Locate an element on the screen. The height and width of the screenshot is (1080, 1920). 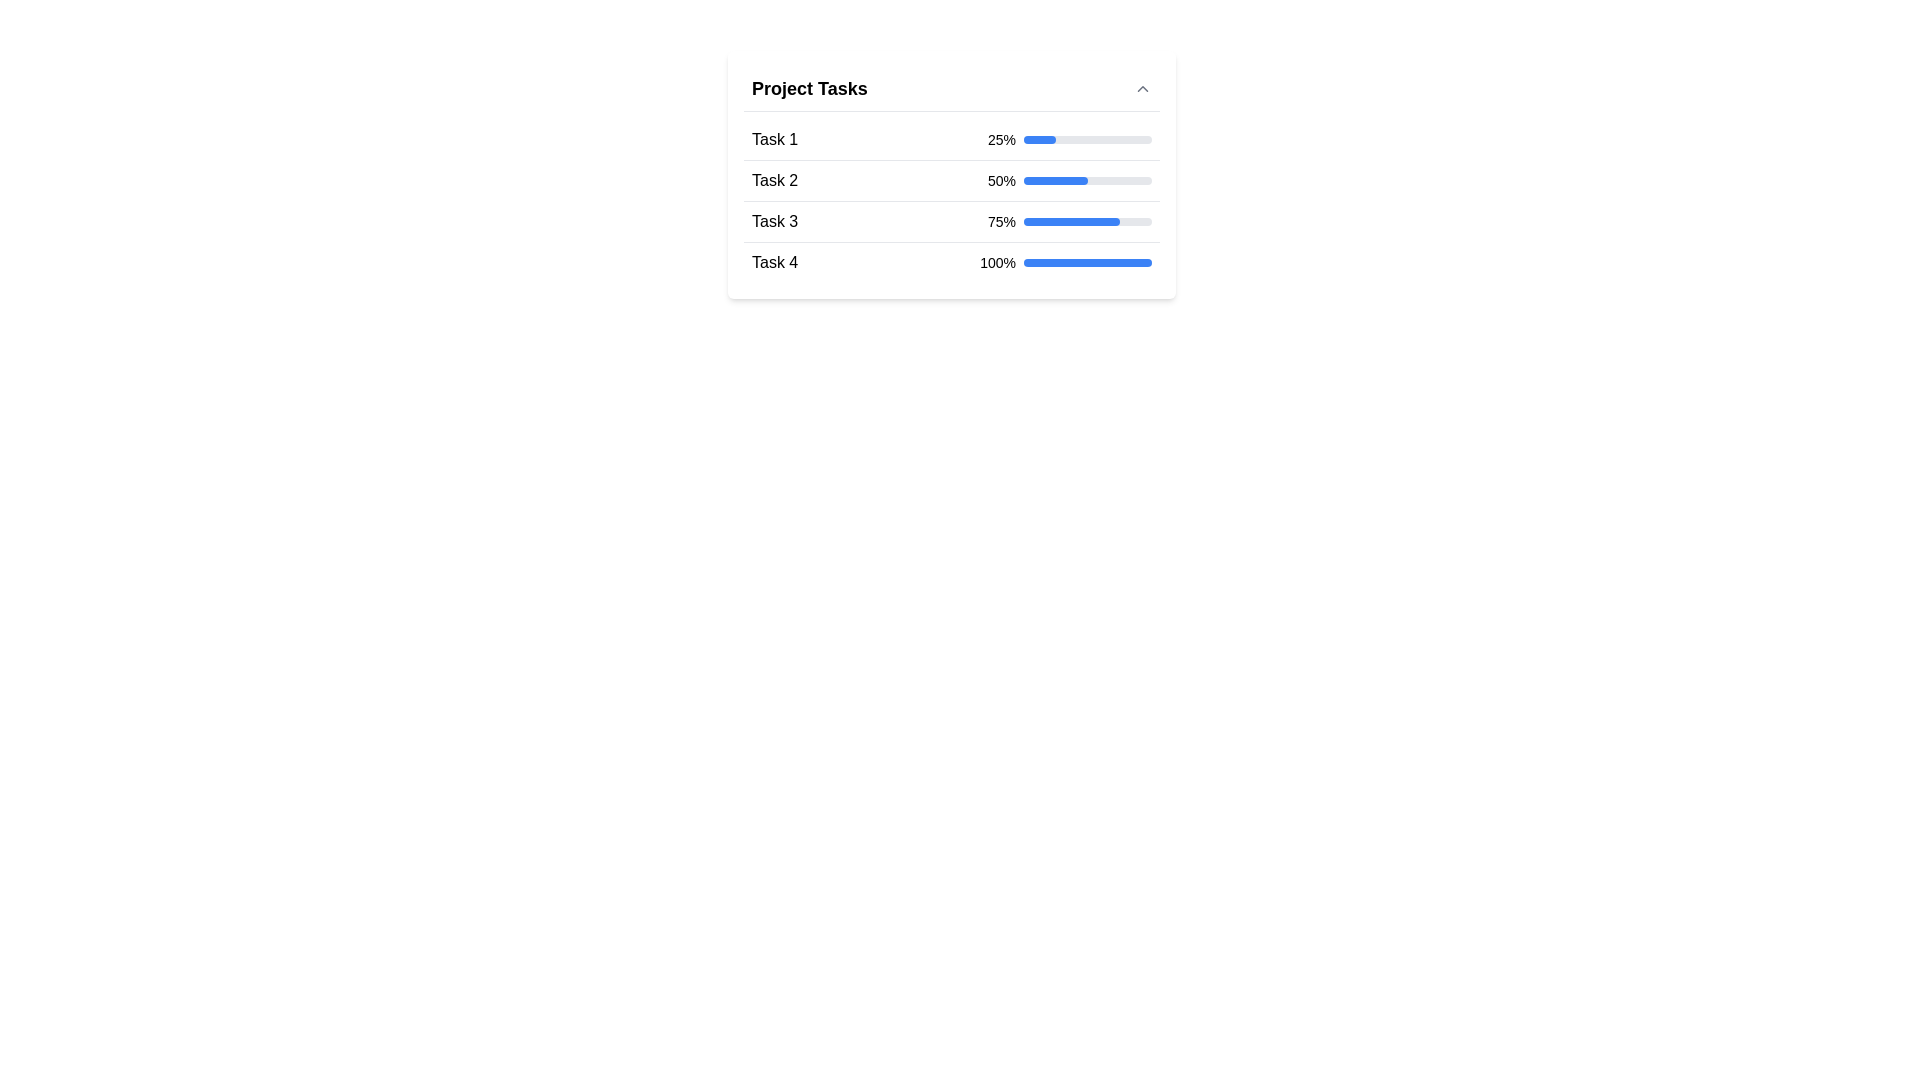
the visual representation of the progress of Task 3, which is currently at 75% completion in the project management interface is located at coordinates (1070, 222).